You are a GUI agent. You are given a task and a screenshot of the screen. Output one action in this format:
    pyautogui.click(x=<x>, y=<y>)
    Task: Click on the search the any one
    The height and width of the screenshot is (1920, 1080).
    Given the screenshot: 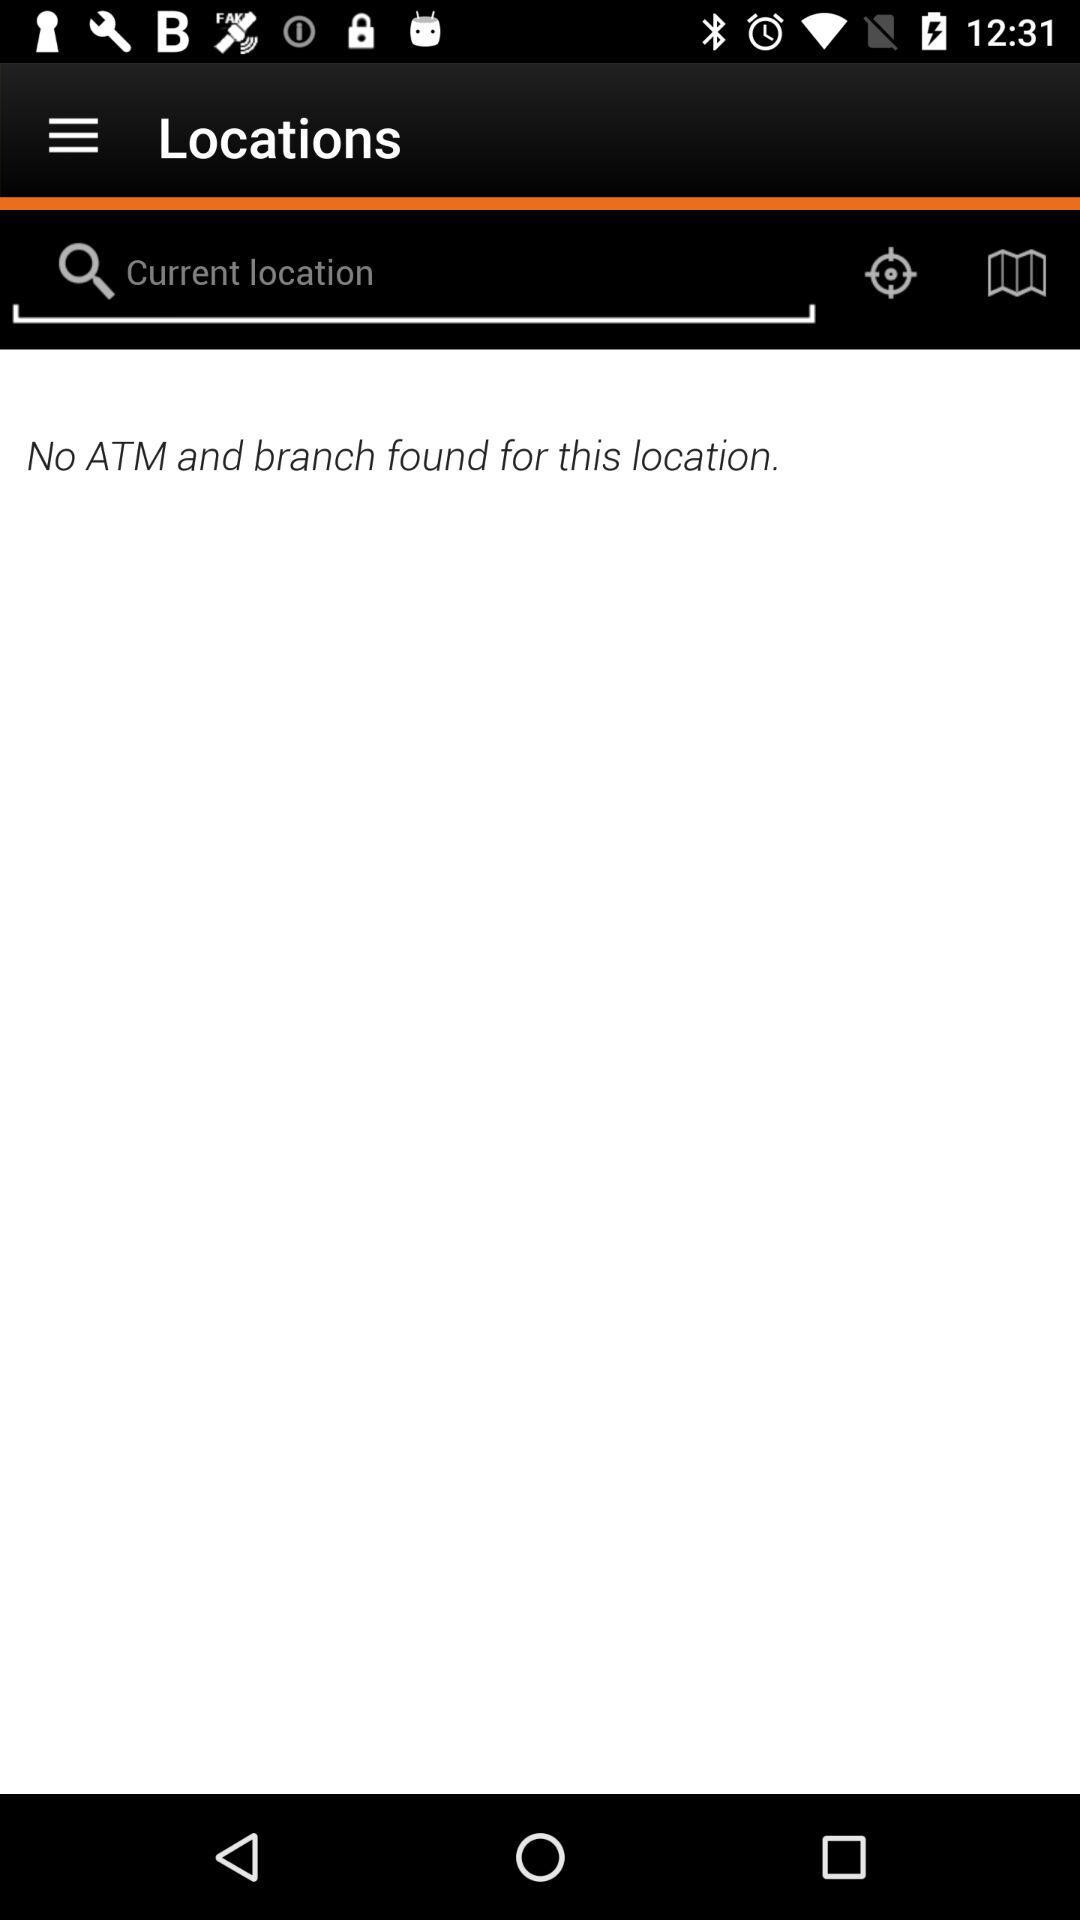 What is the action you would take?
    pyautogui.click(x=412, y=272)
    